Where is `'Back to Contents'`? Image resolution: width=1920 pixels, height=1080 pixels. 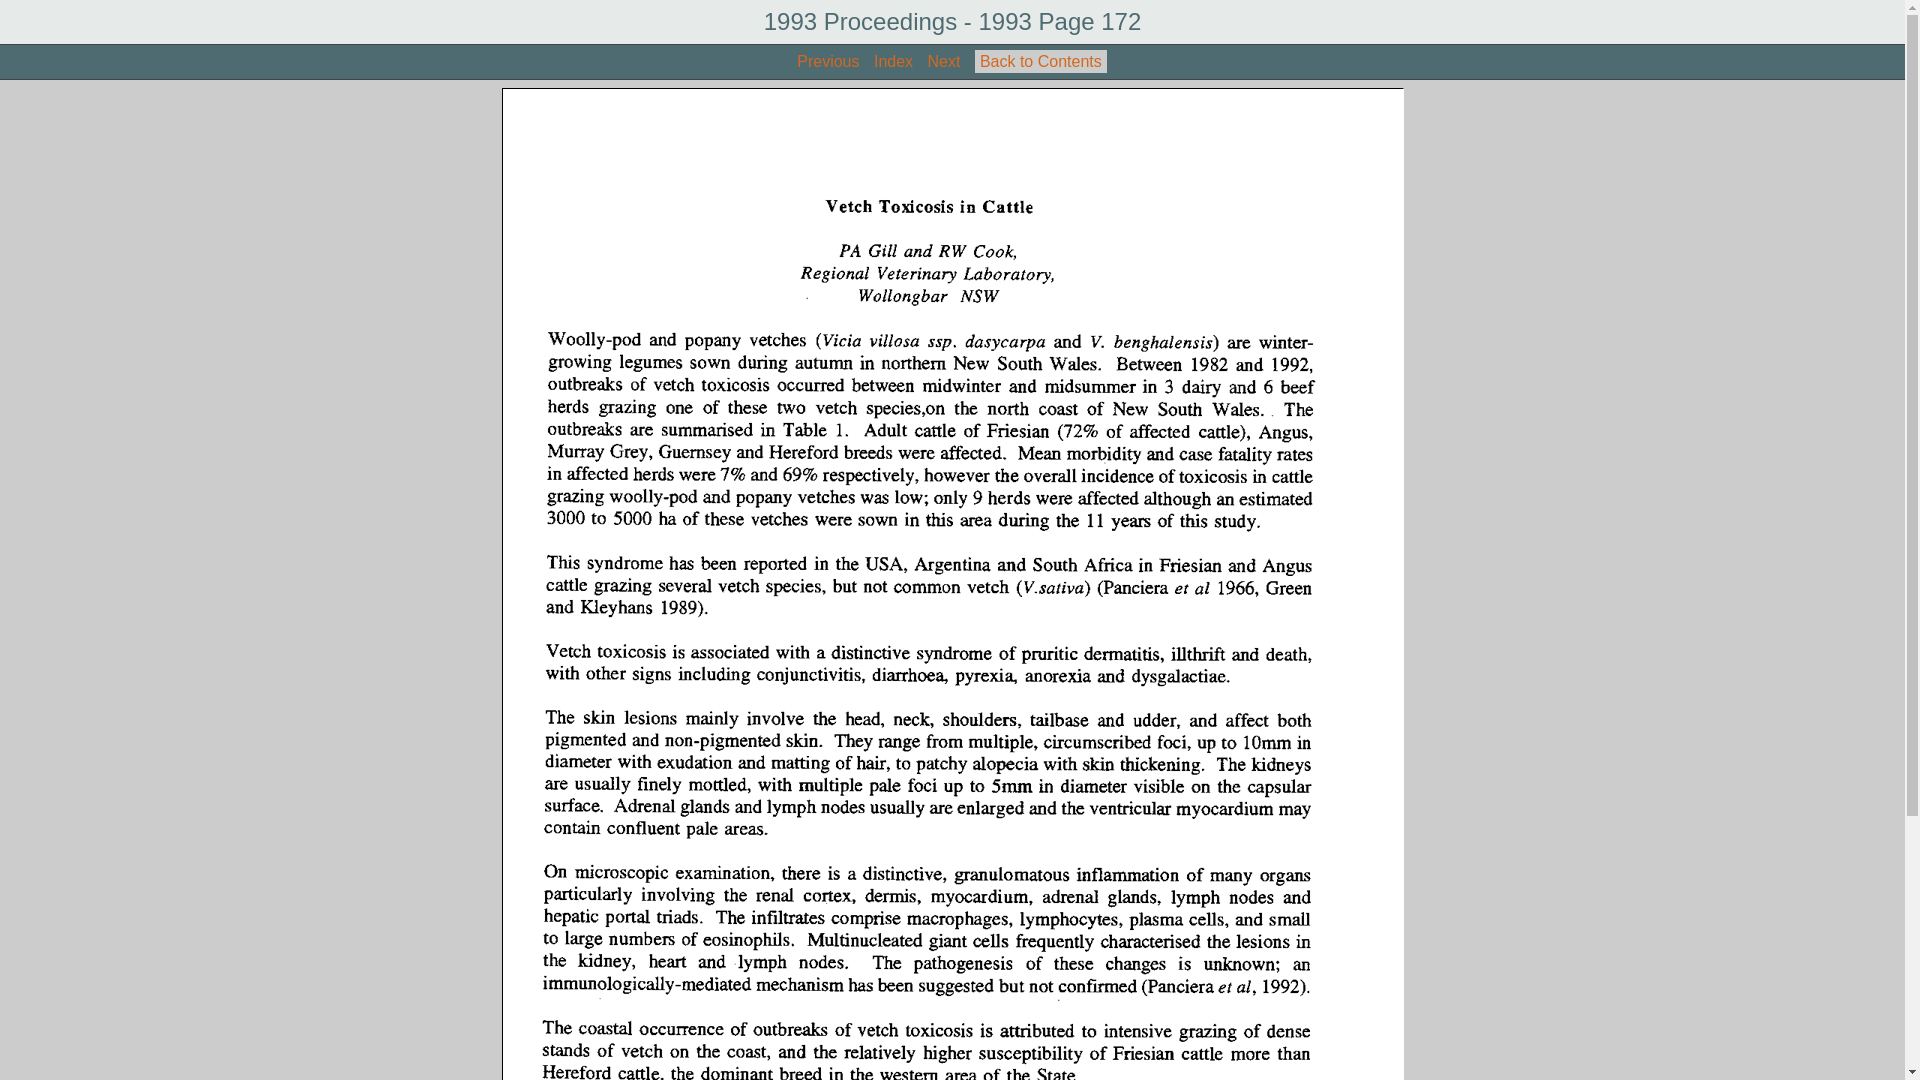
'Back to Contents' is located at coordinates (1040, 60).